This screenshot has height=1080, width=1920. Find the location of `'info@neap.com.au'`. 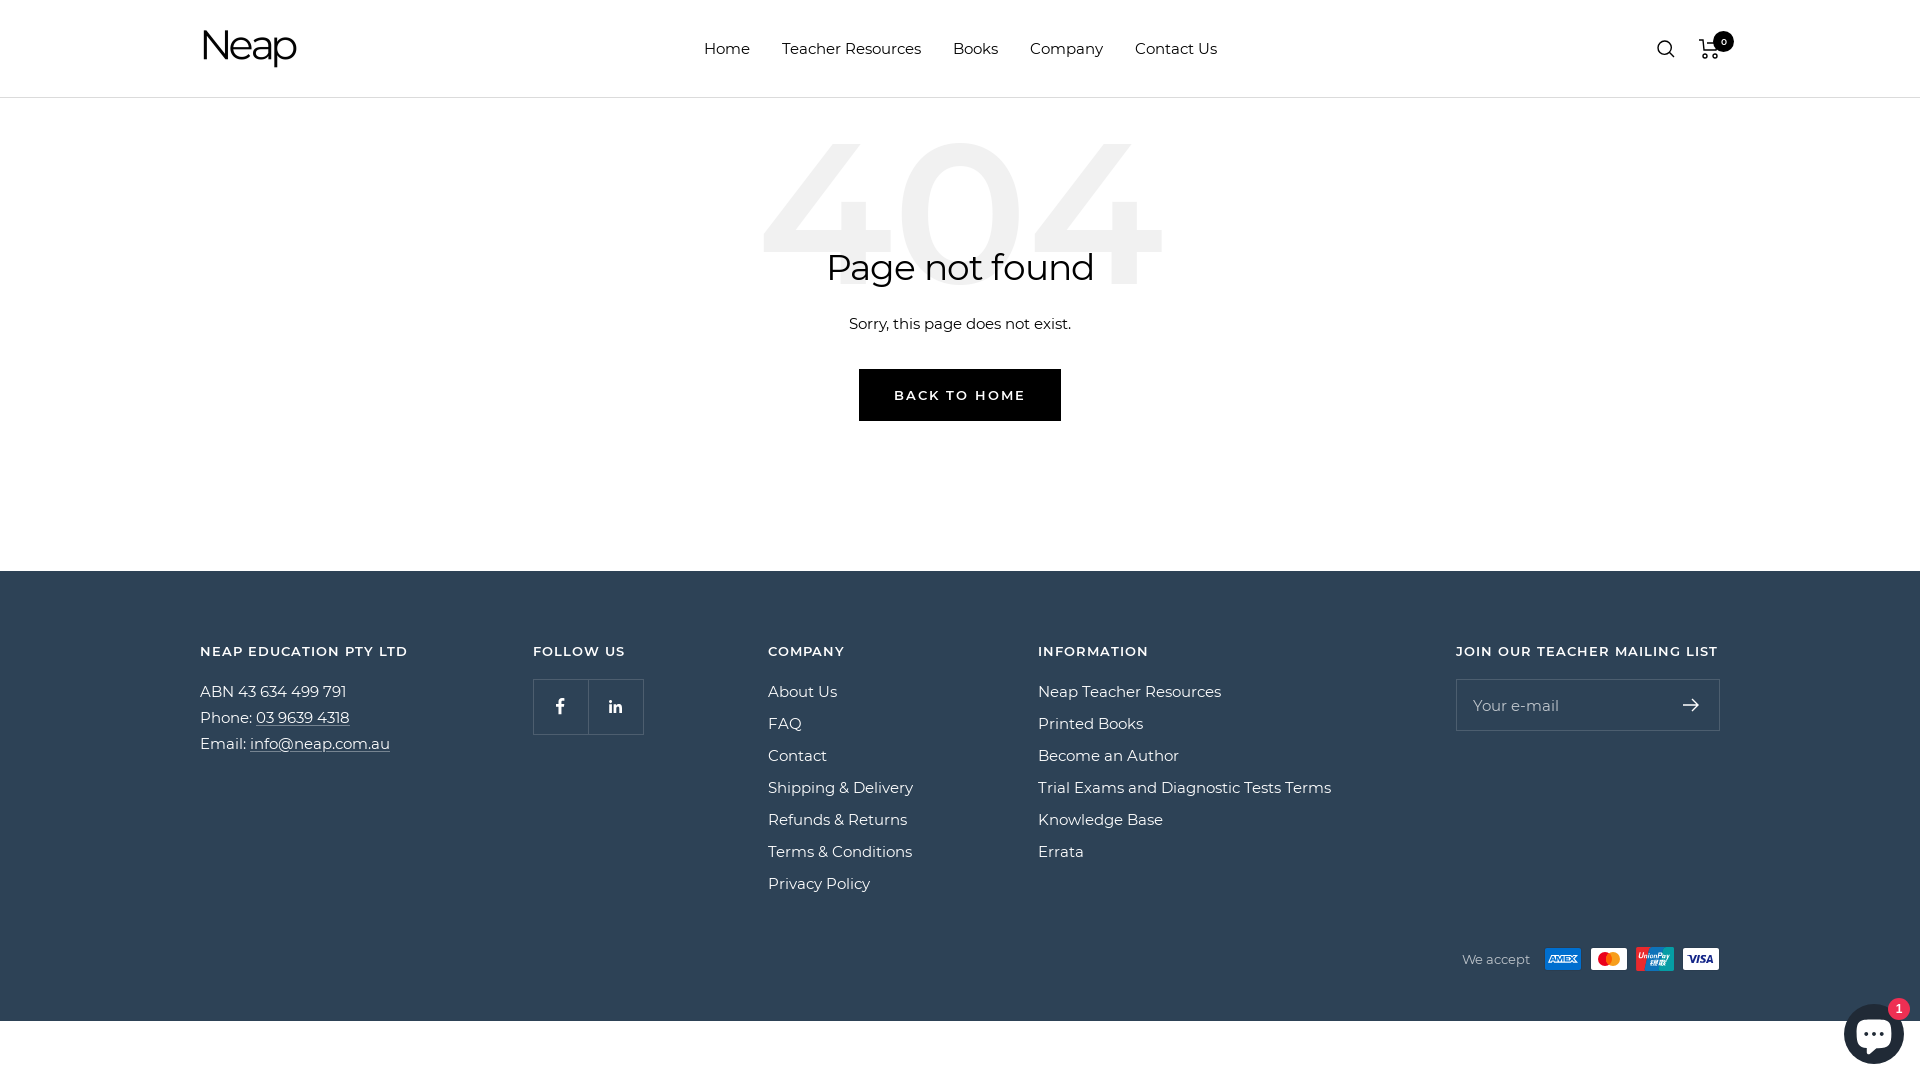

'info@neap.com.au' is located at coordinates (320, 743).